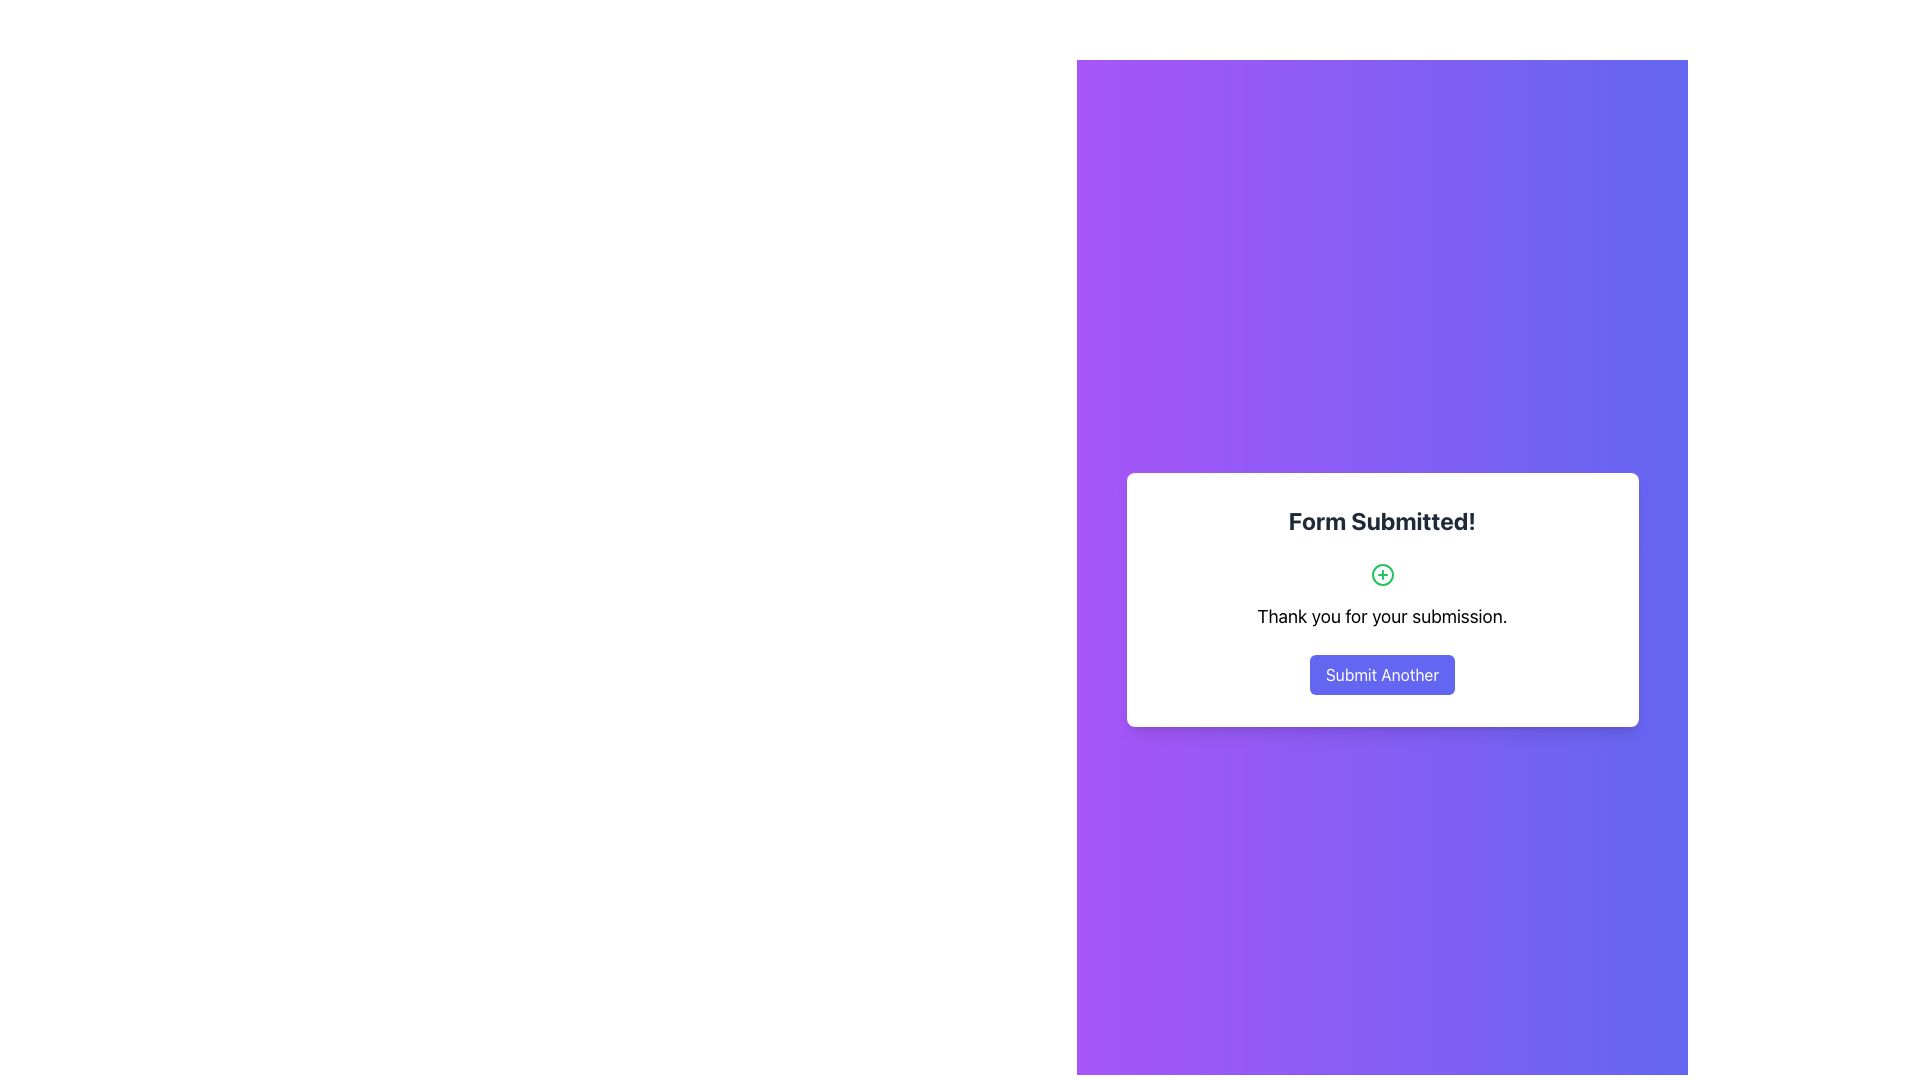 The height and width of the screenshot is (1080, 1920). What do you see at coordinates (1381, 599) in the screenshot?
I see `the green plus icon within the Message Dialog Box that confirms the form submission, which contains the text 'Form Submitted!' and a thank-you note` at bounding box center [1381, 599].